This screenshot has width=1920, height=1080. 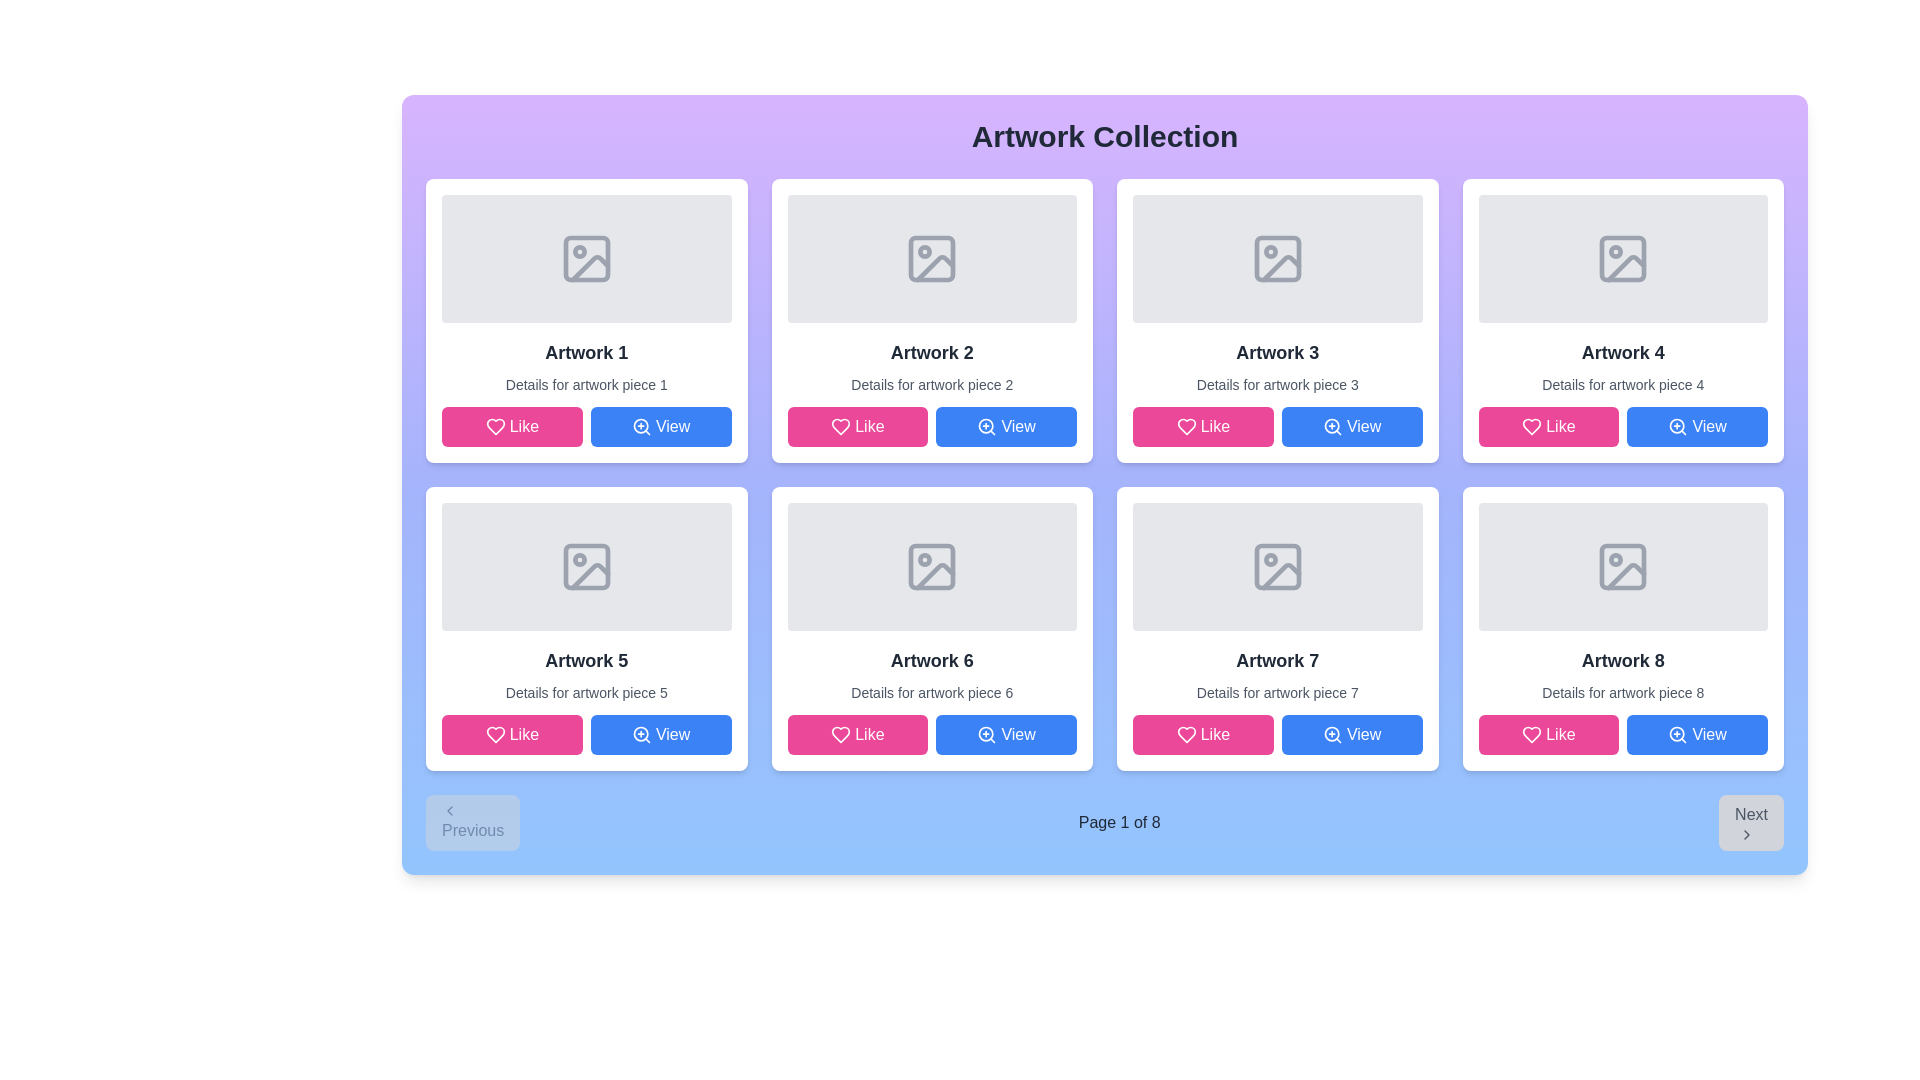 What do you see at coordinates (1746, 834) in the screenshot?
I see `the navigation icon located to the right of the 'Next' button at the bottom right corner of the artwork gallery` at bounding box center [1746, 834].